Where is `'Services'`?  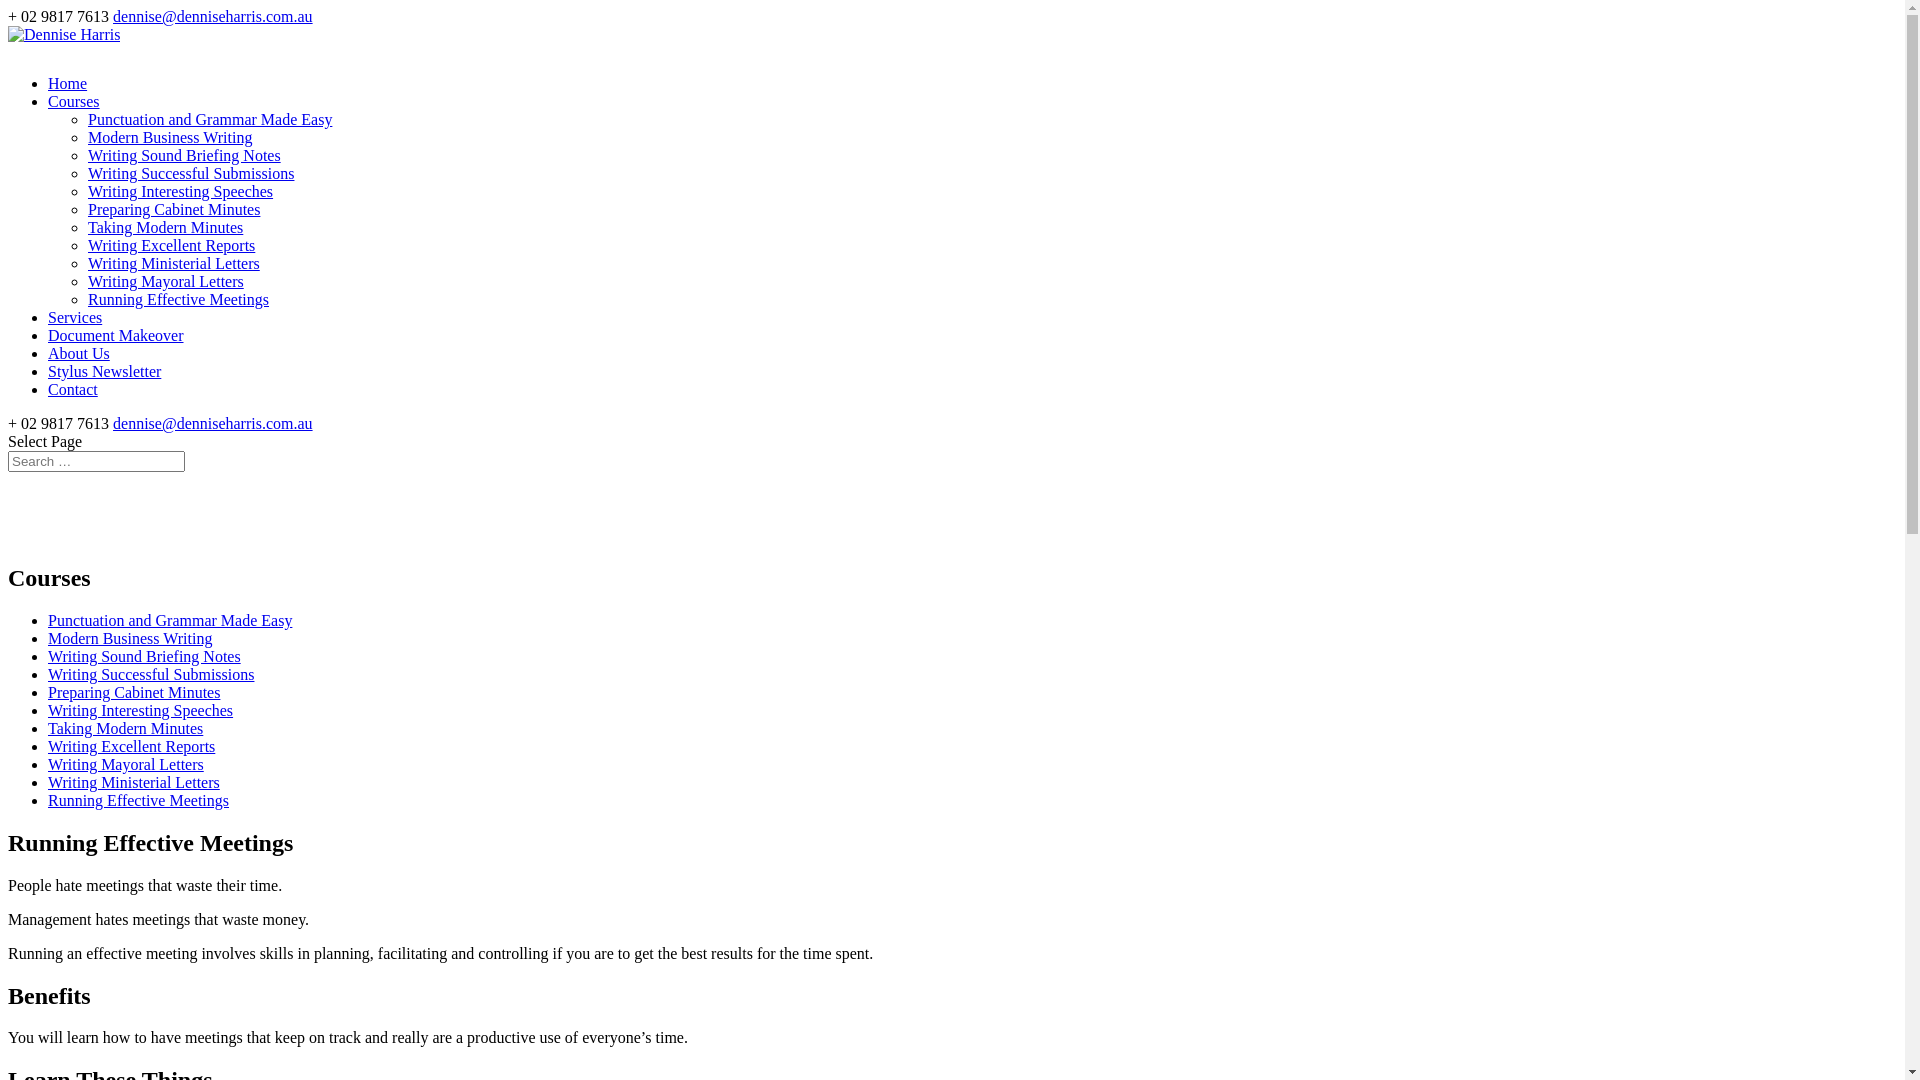 'Services' is located at coordinates (48, 323).